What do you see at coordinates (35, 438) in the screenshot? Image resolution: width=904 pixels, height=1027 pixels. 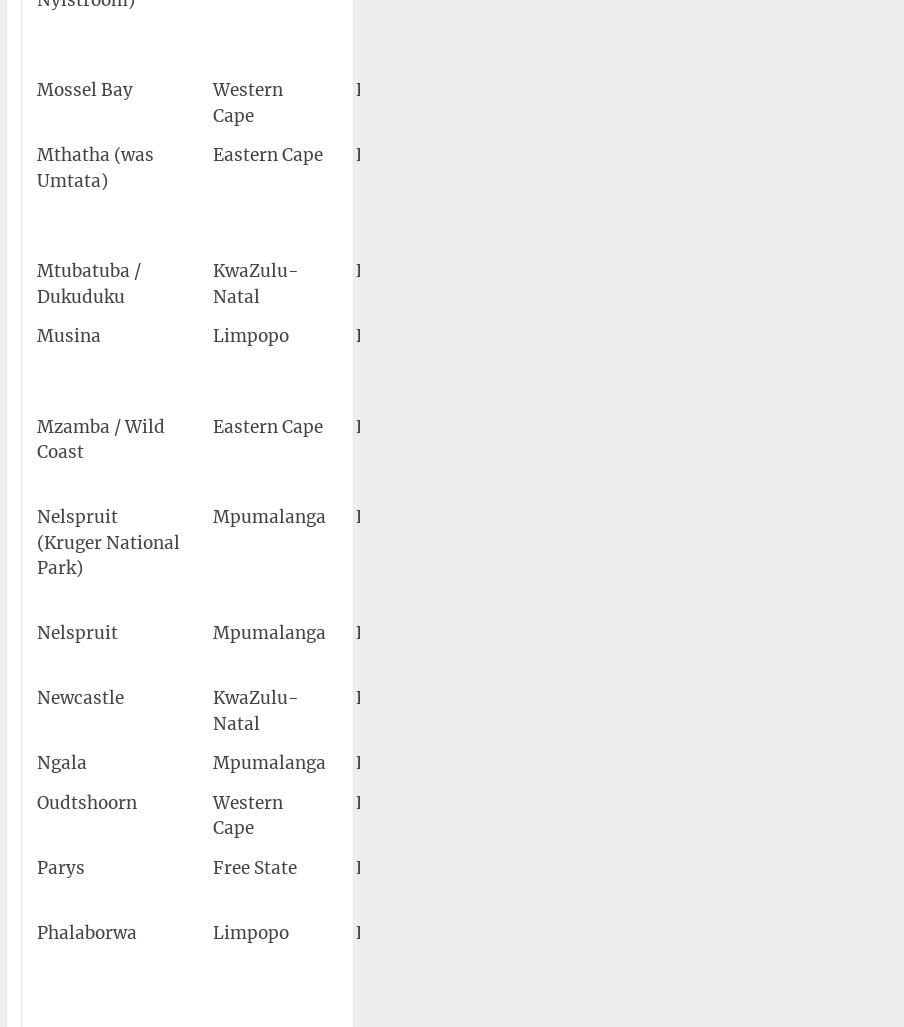 I see `'Mzamba / Wild Coast'` at bounding box center [35, 438].